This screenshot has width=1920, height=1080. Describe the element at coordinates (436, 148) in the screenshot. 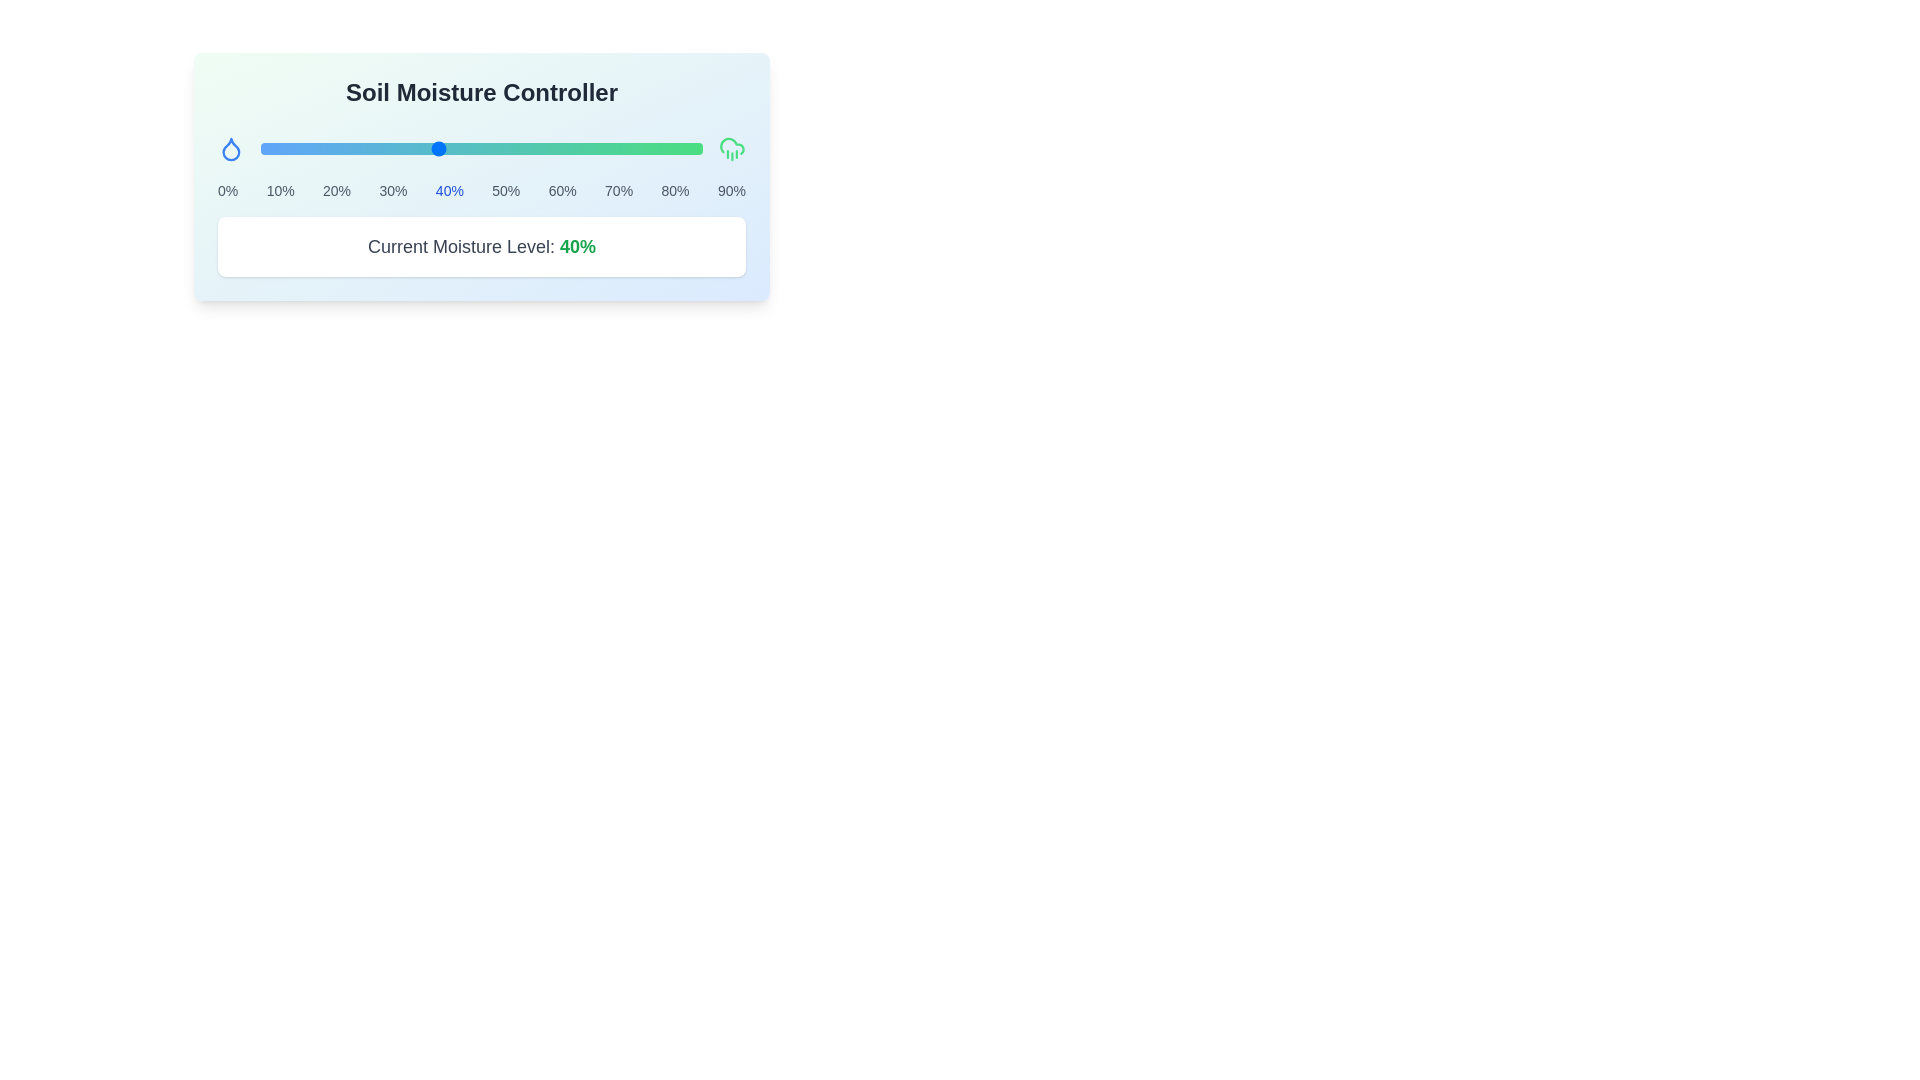

I see `the moisture level to 40% using the slider` at that location.